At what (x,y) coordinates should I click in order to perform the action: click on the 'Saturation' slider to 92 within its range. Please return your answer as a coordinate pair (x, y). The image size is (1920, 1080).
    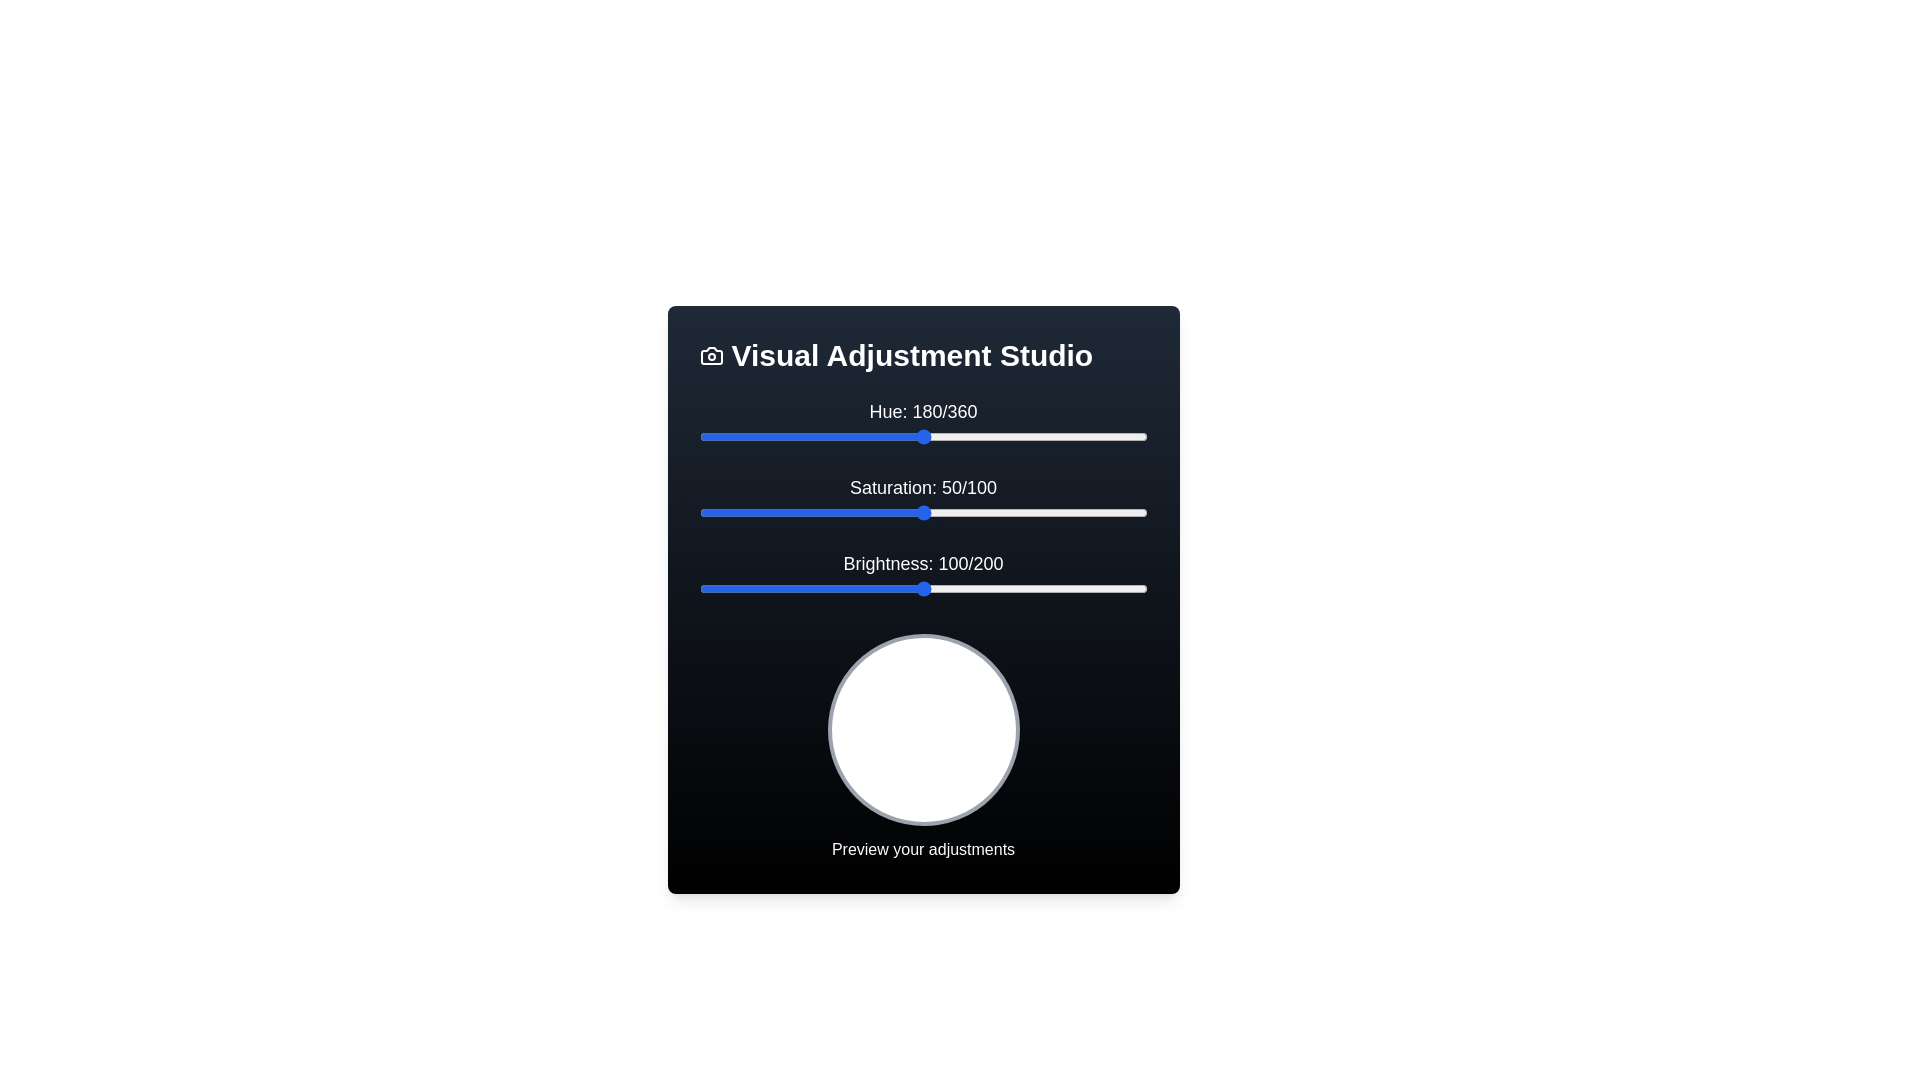
    Looking at the image, I should click on (1110, 512).